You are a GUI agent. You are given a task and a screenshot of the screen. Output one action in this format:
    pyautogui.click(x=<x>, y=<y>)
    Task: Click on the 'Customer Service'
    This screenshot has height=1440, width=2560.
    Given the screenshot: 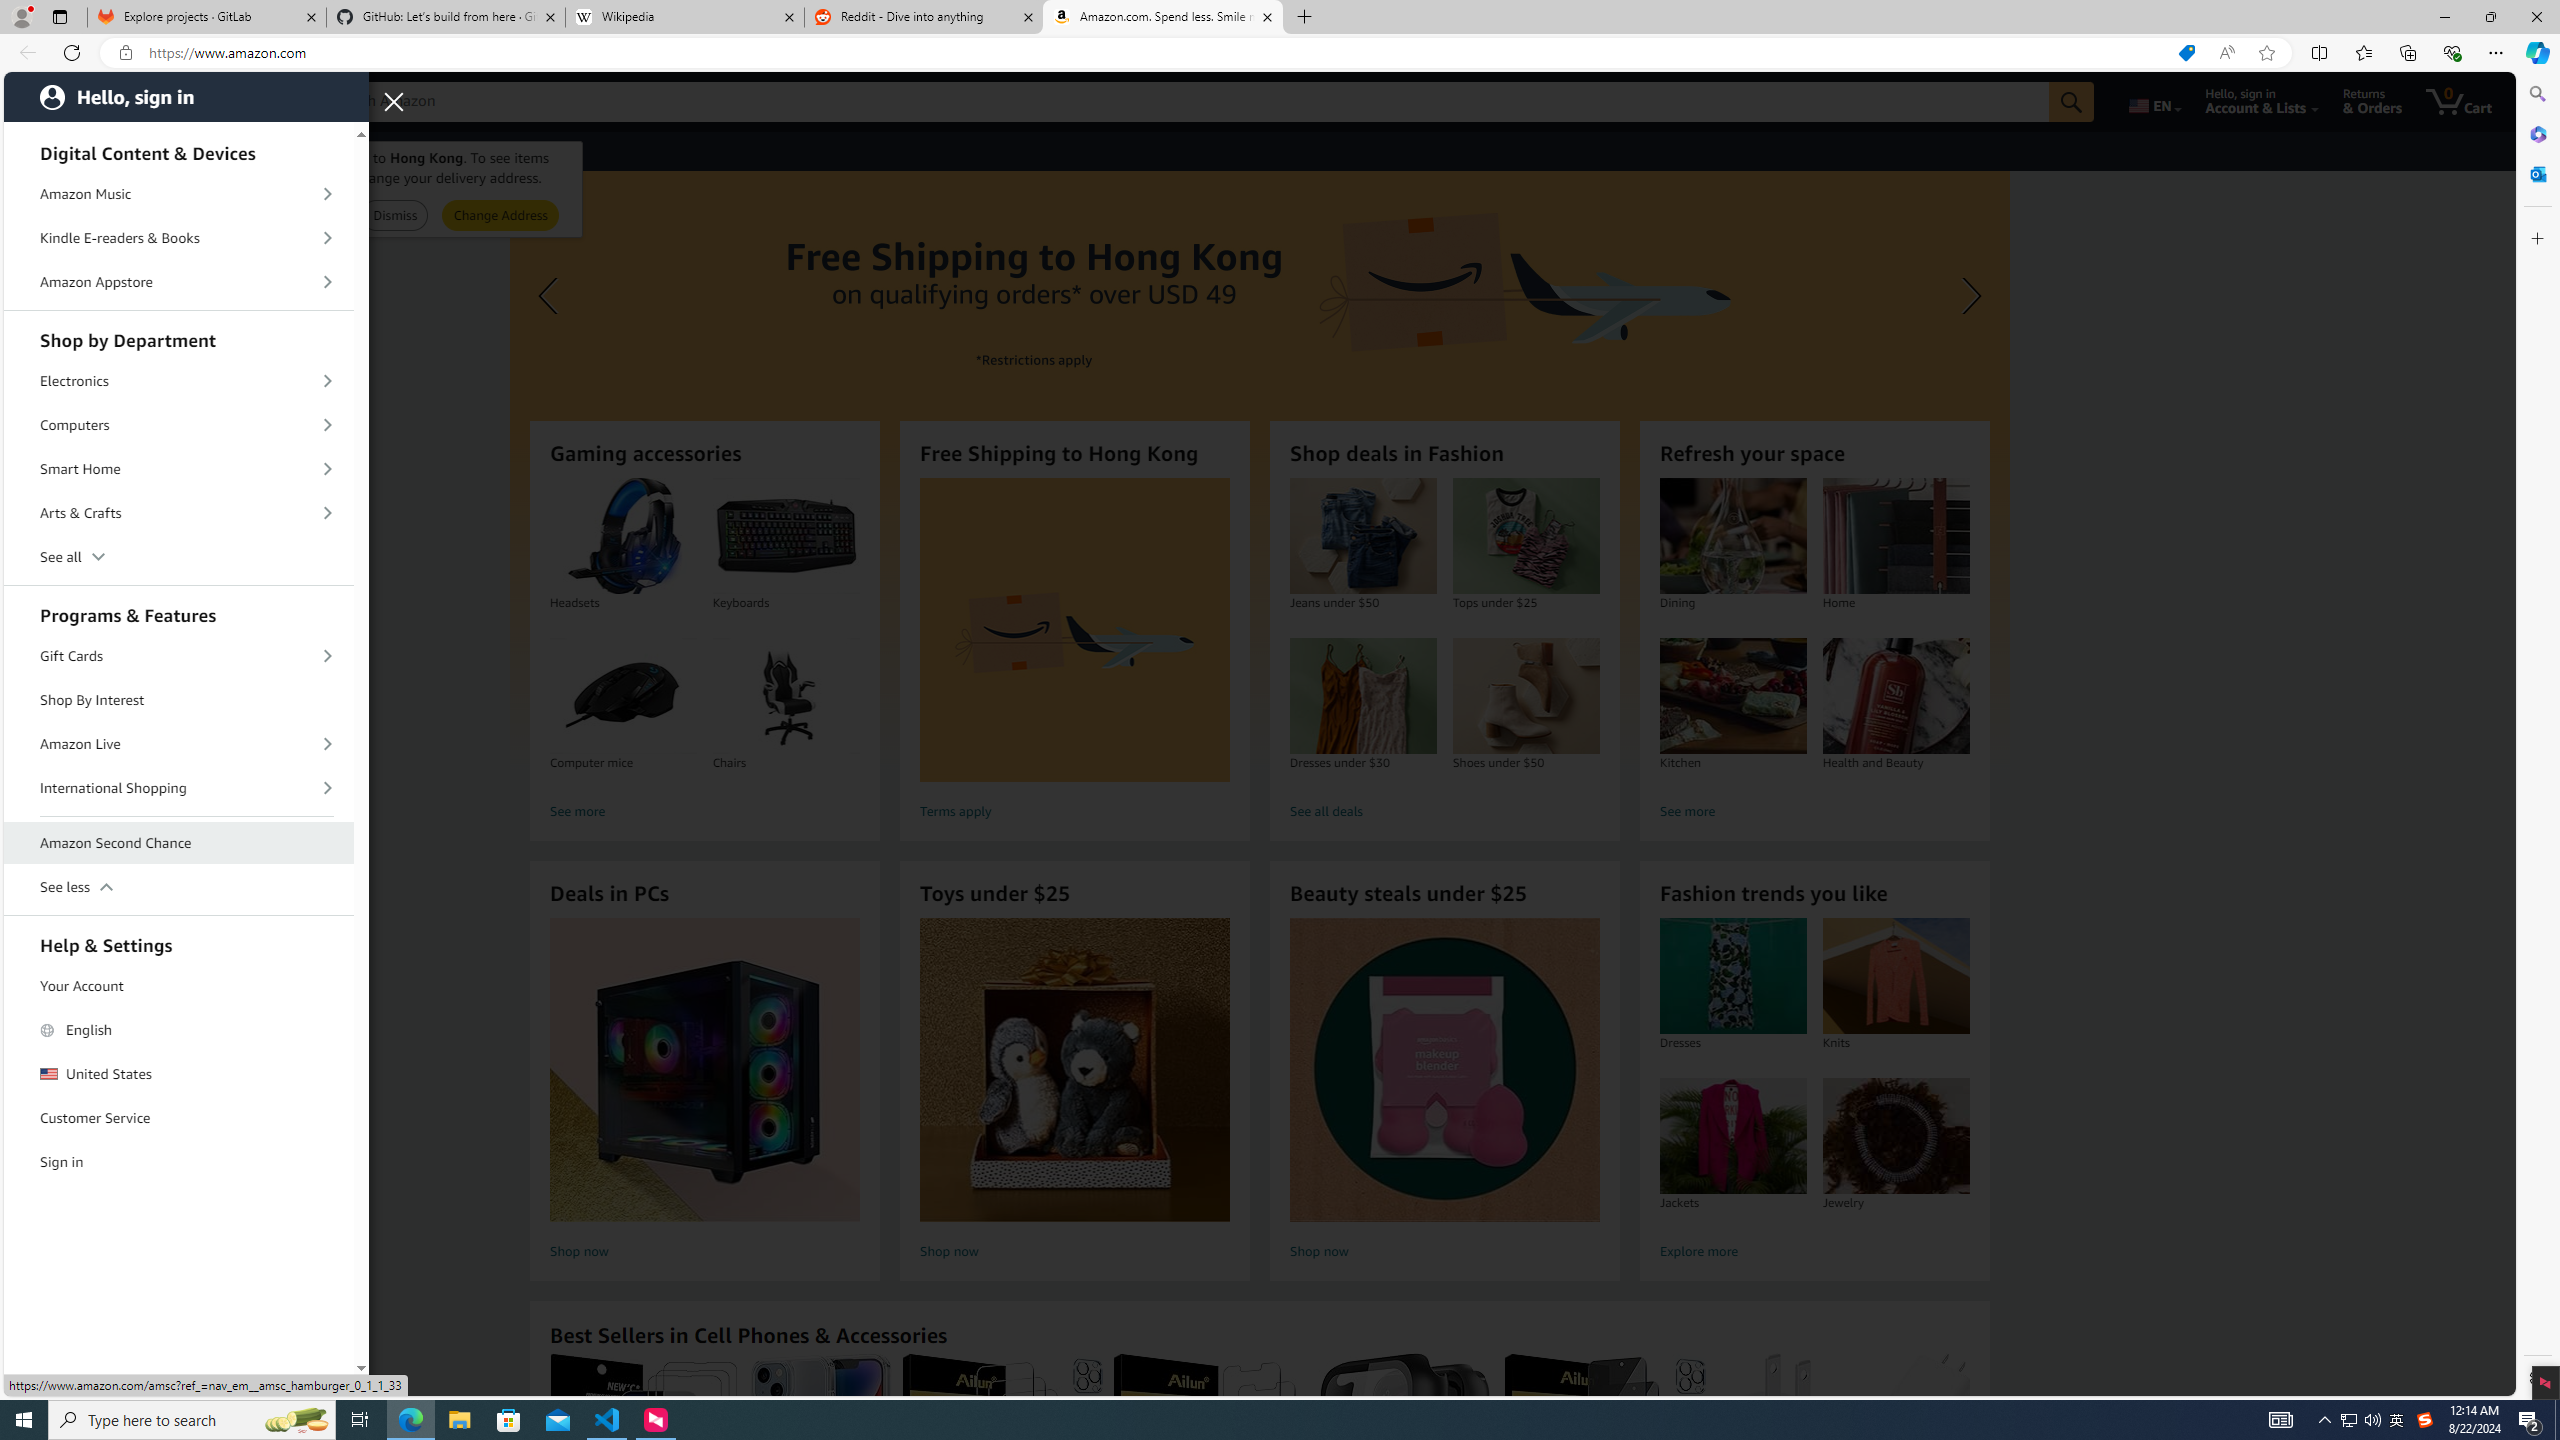 What is the action you would take?
    pyautogui.click(x=179, y=1118)
    